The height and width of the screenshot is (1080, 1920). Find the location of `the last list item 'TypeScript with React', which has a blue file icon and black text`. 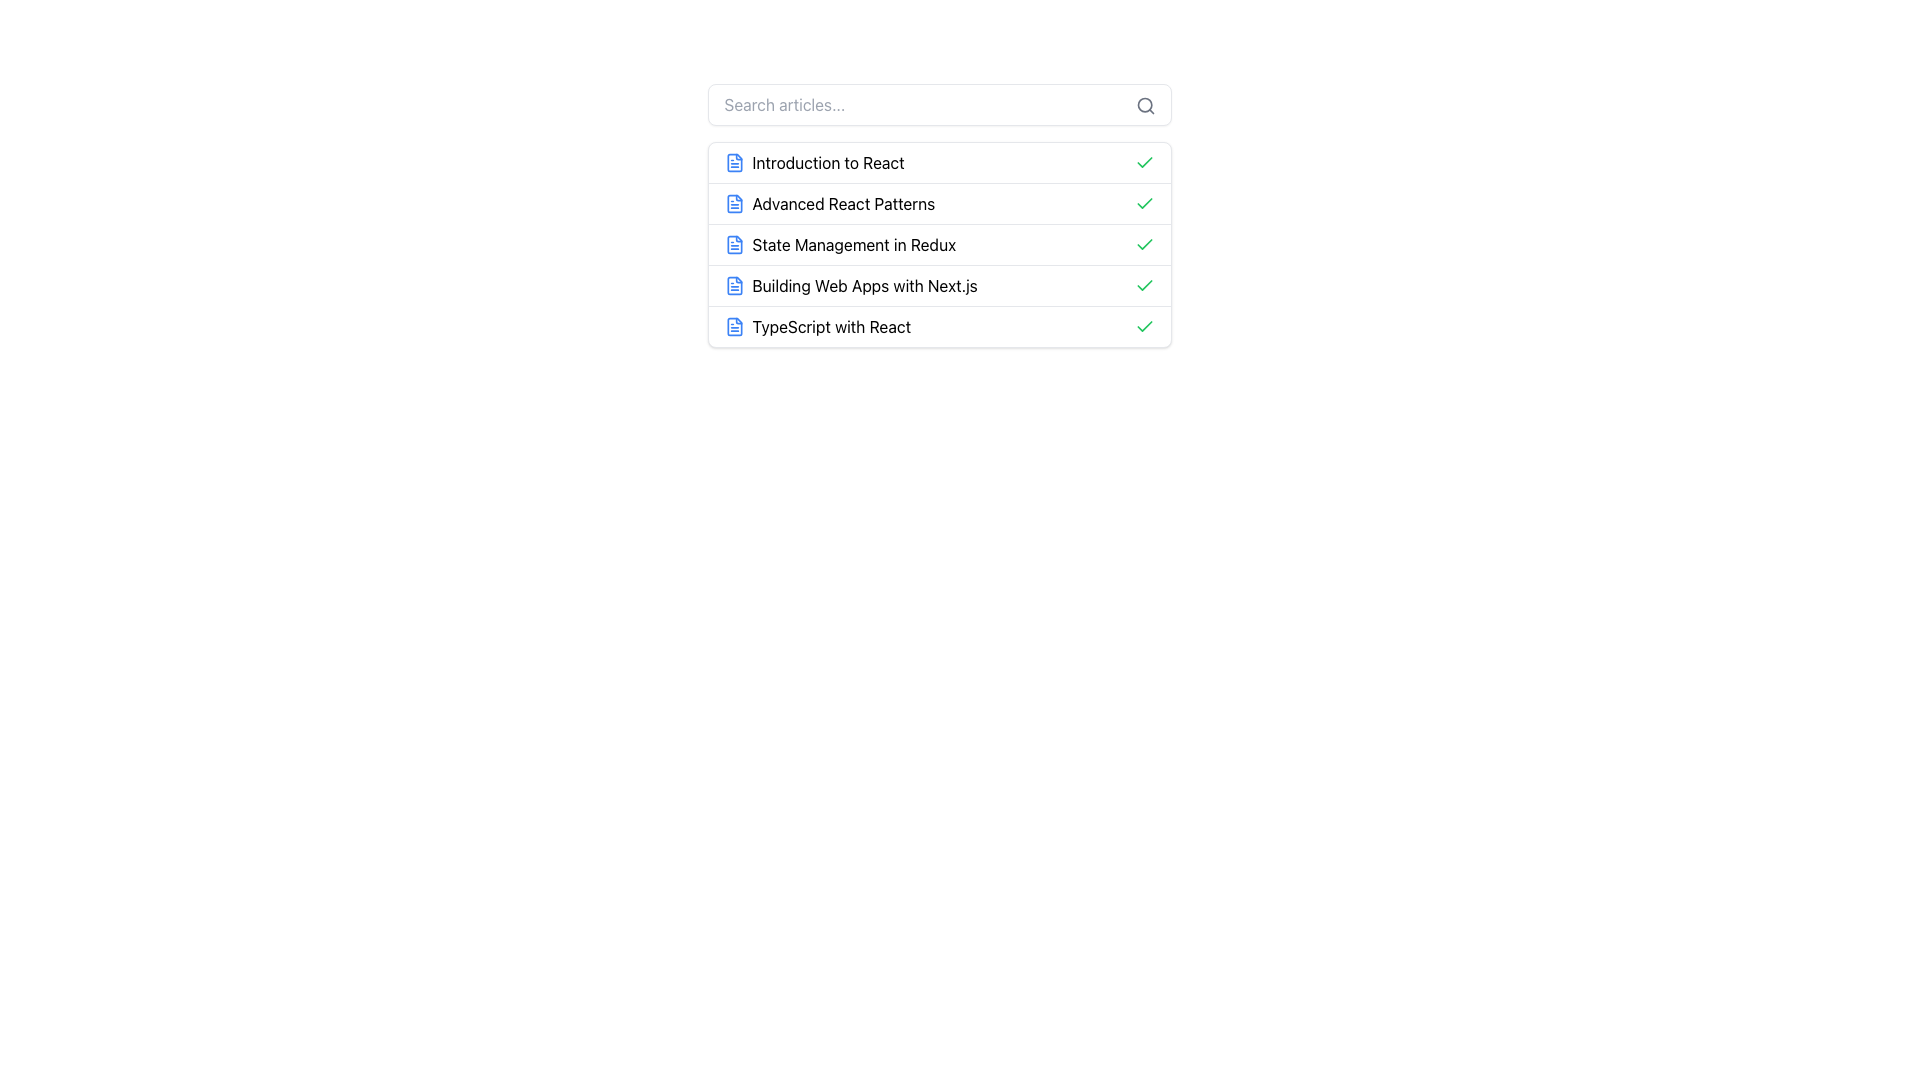

the last list item 'TypeScript with React', which has a blue file icon and black text is located at coordinates (817, 326).